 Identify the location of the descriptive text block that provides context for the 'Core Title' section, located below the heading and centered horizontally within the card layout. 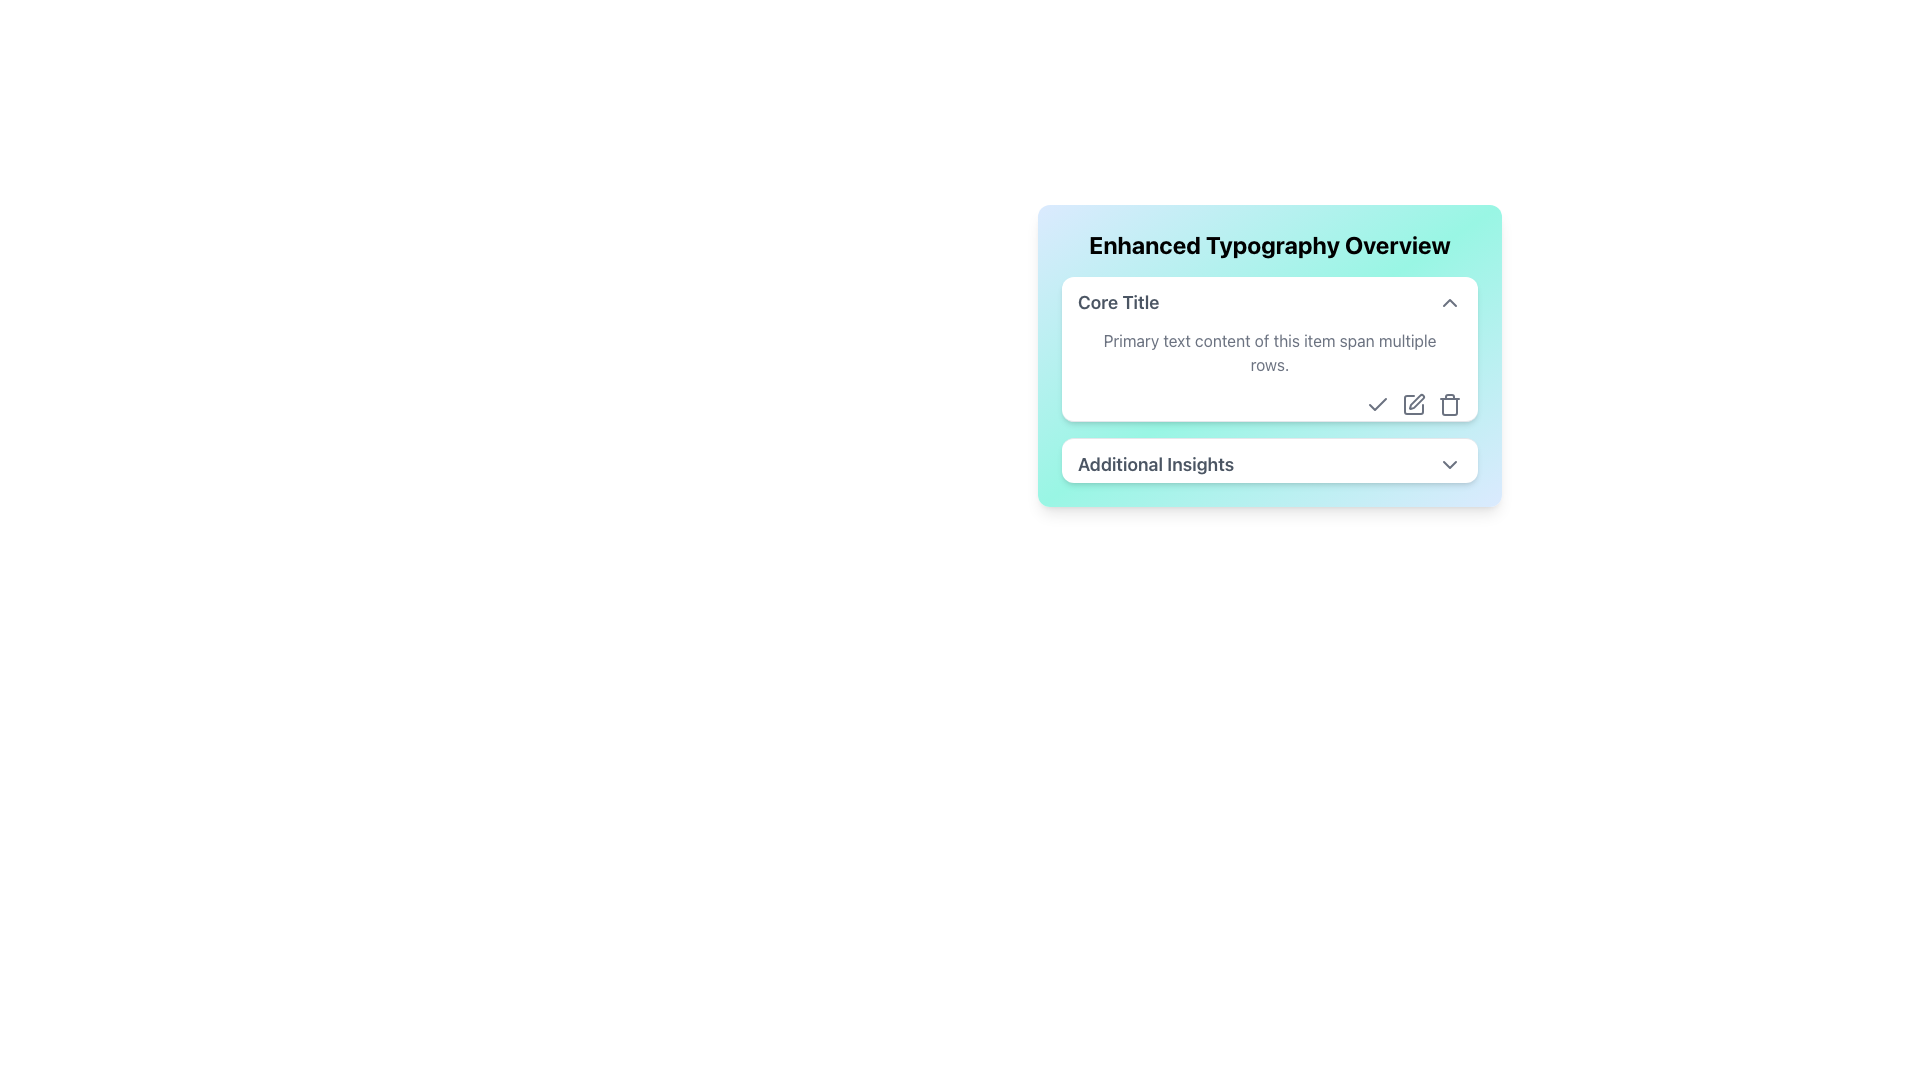
(1269, 373).